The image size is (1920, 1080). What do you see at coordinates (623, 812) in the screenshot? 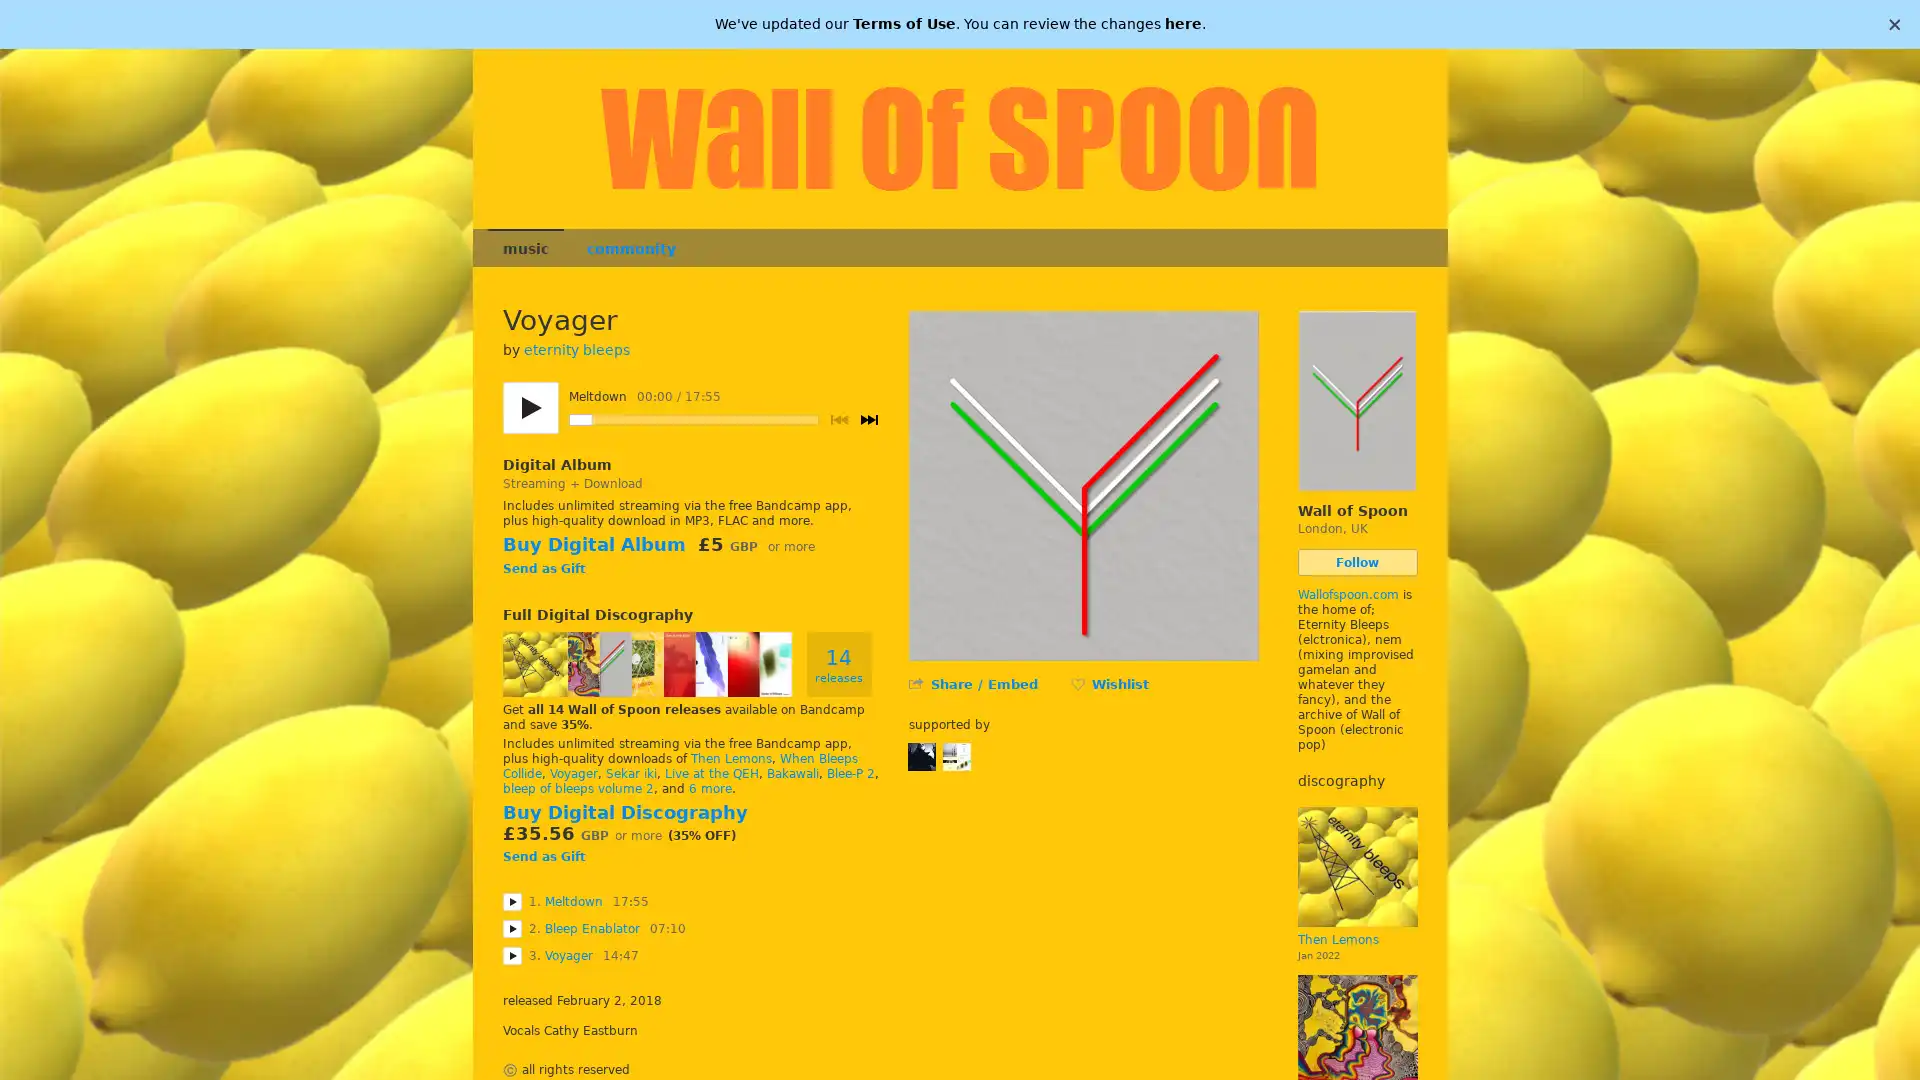
I see `Buy Digital Discography` at bounding box center [623, 812].